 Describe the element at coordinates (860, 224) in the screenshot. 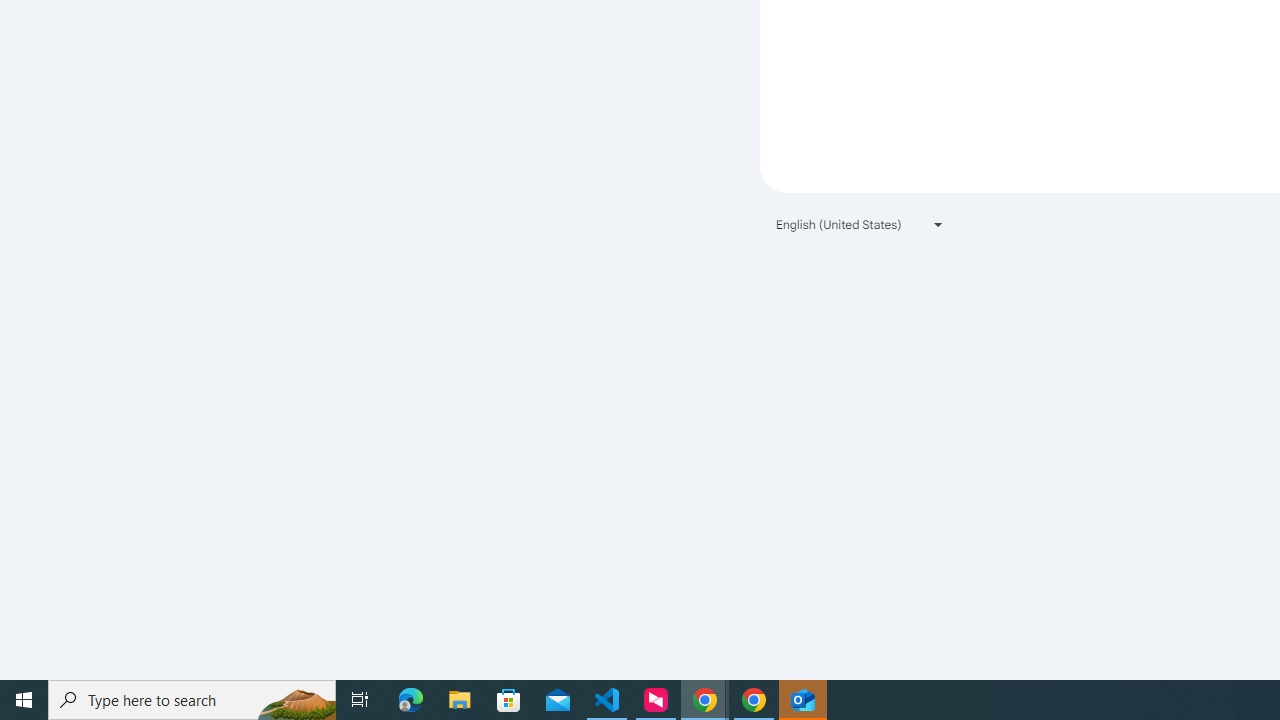

I see `'English (United States)'` at that location.